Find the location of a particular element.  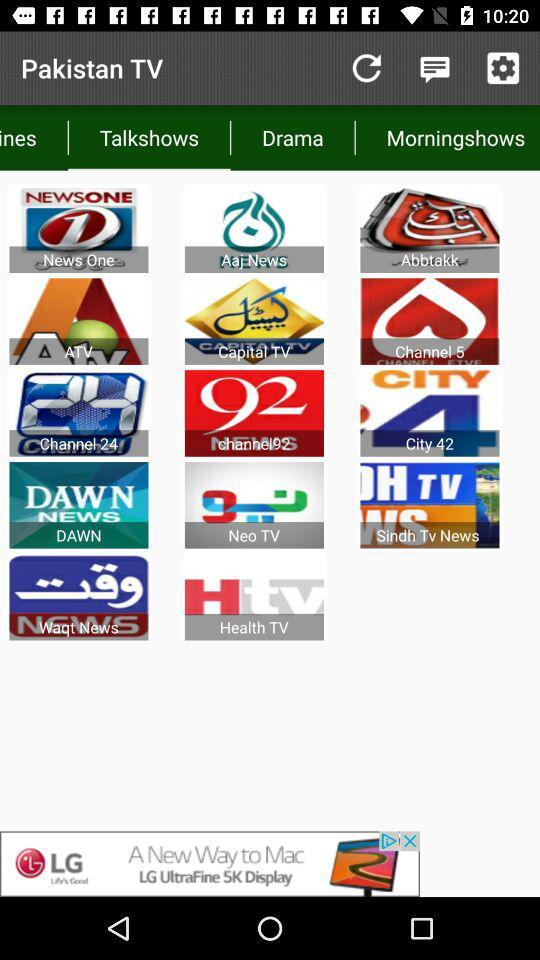

lg icon is located at coordinates (270, 863).